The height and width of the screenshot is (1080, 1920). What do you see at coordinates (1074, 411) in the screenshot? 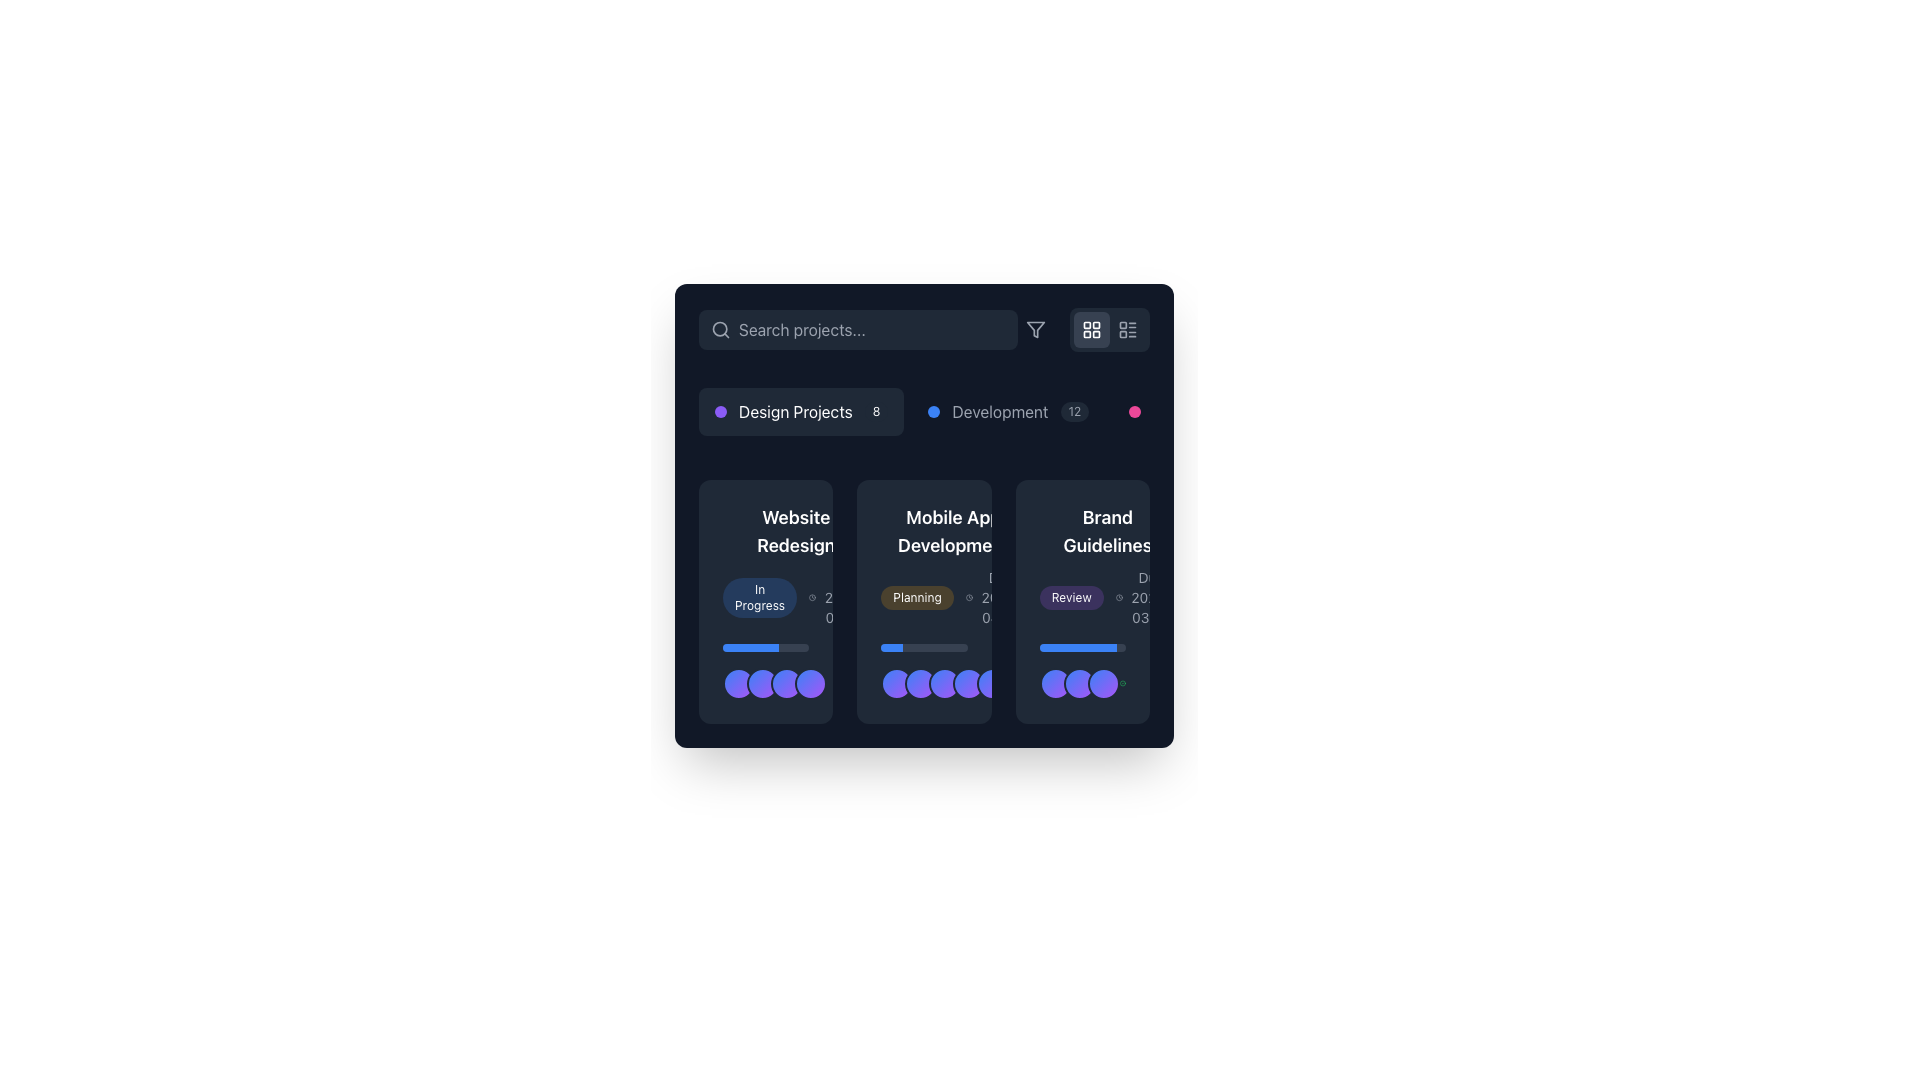
I see `the badge that indicates the number of items or notifications associated with the 'Development' category, which is positioned next to the 'Development' label` at bounding box center [1074, 411].